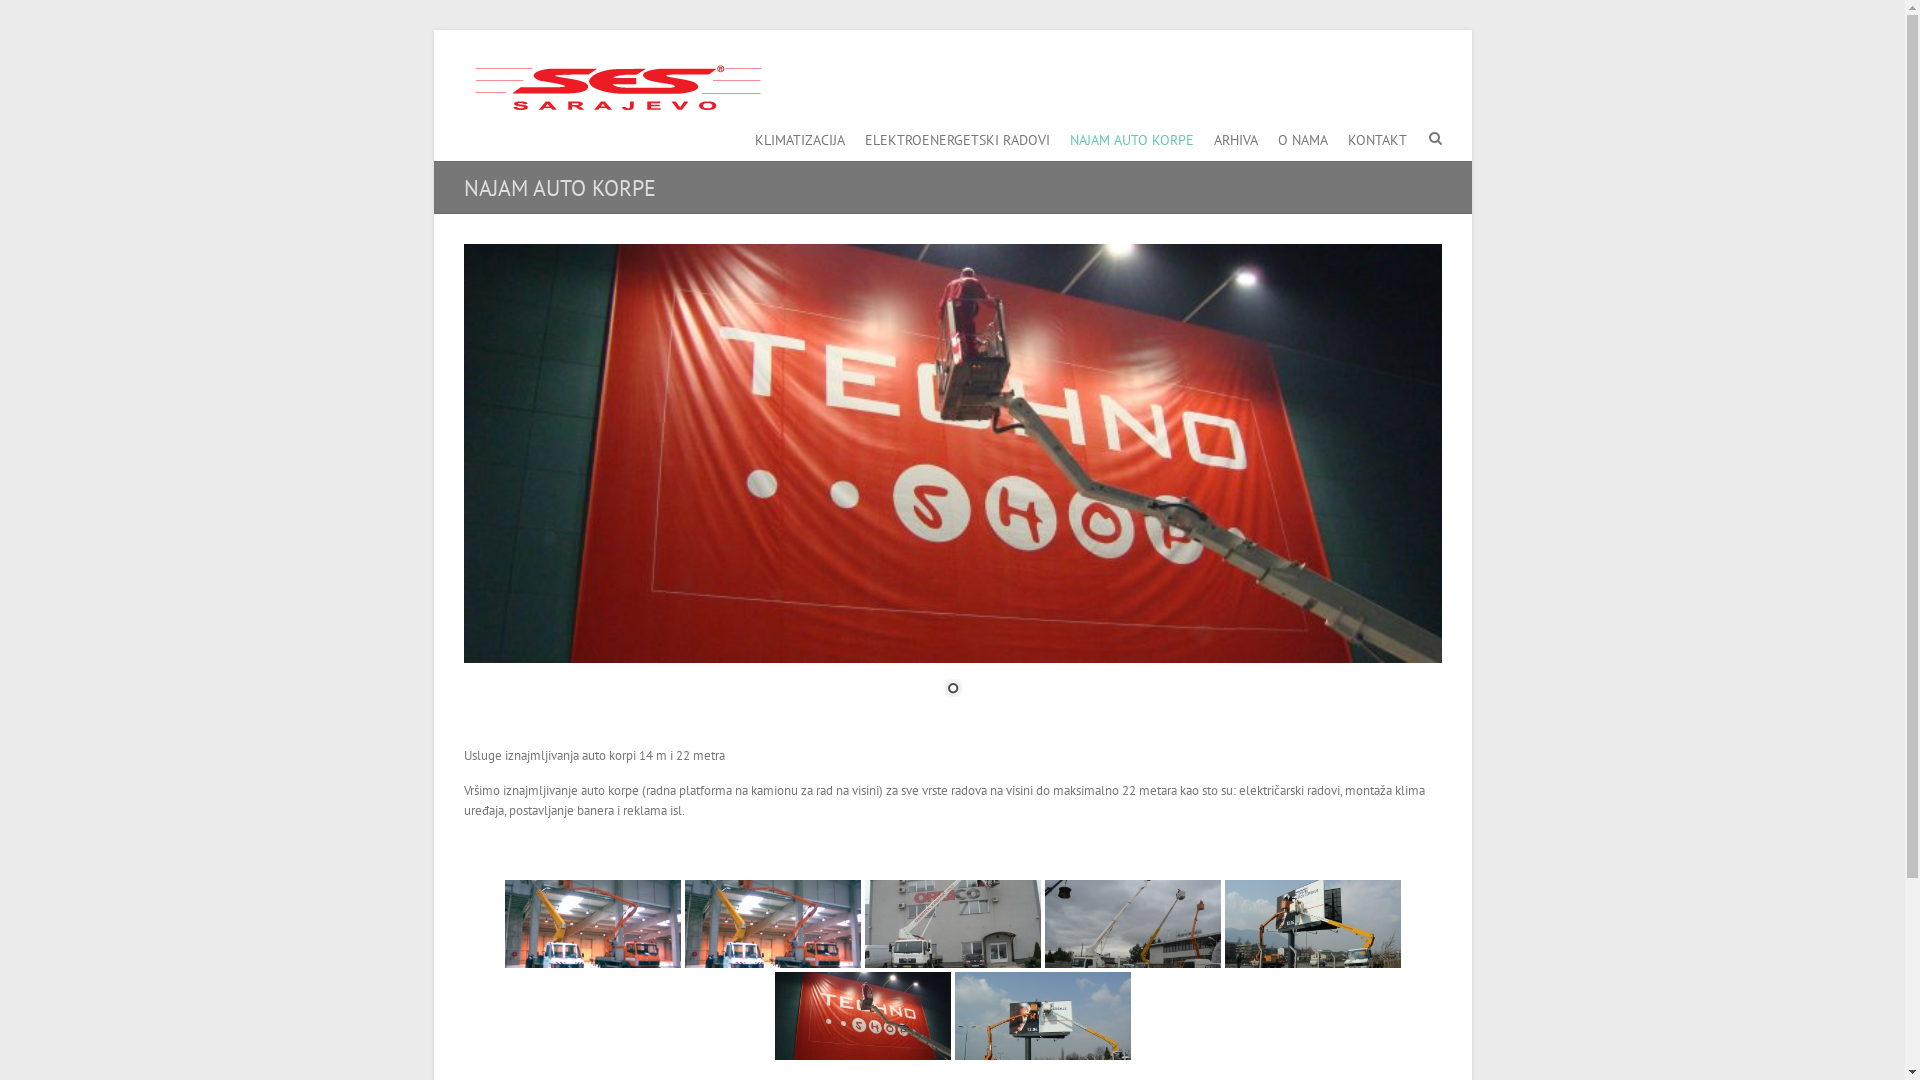 The width and height of the screenshot is (1920, 1080). I want to click on 'ELEKTROENERGETSKI RADOVI', so click(955, 135).